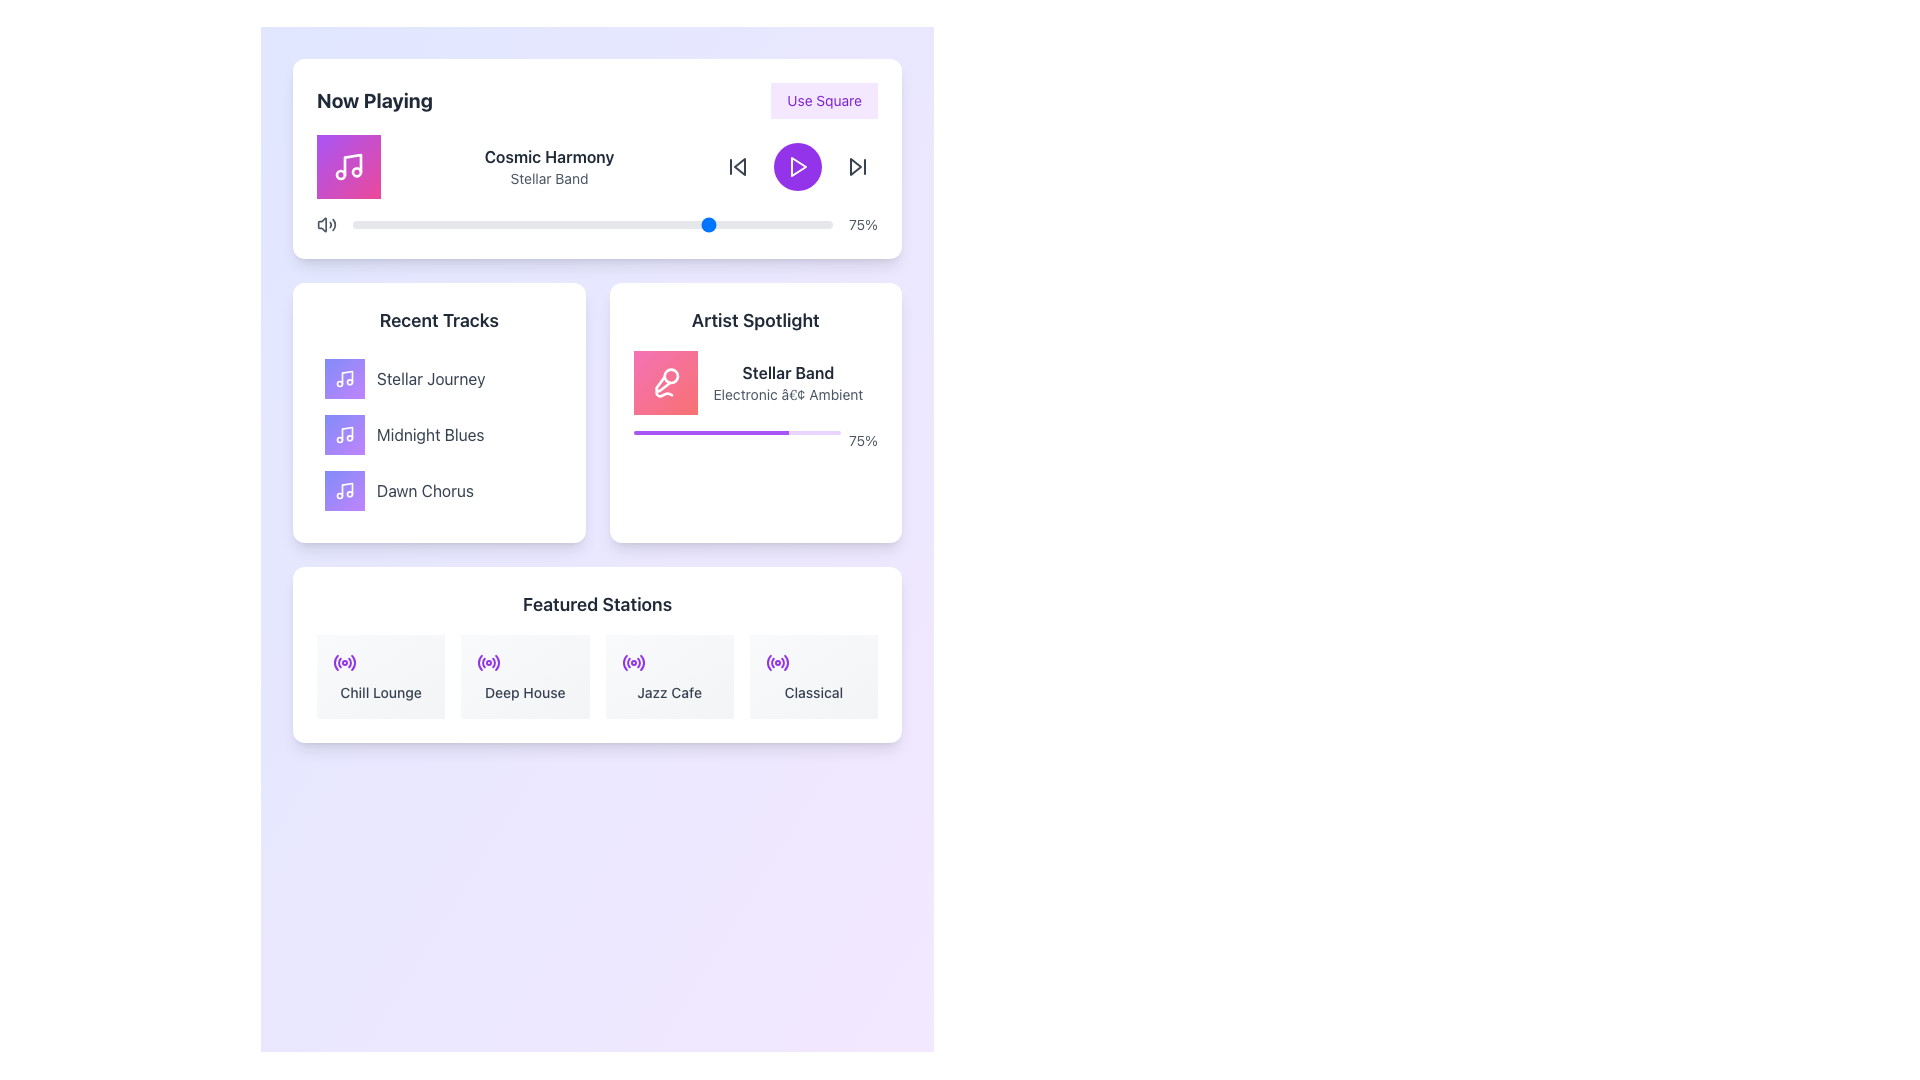 This screenshot has width=1920, height=1080. Describe the element at coordinates (438, 411) in the screenshot. I see `title and content of the 'Recent Tracks' section, which displays a list of three tracks: 'Stellar Journey', 'Midnight Blues', and 'Dawn Chorus'` at that location.